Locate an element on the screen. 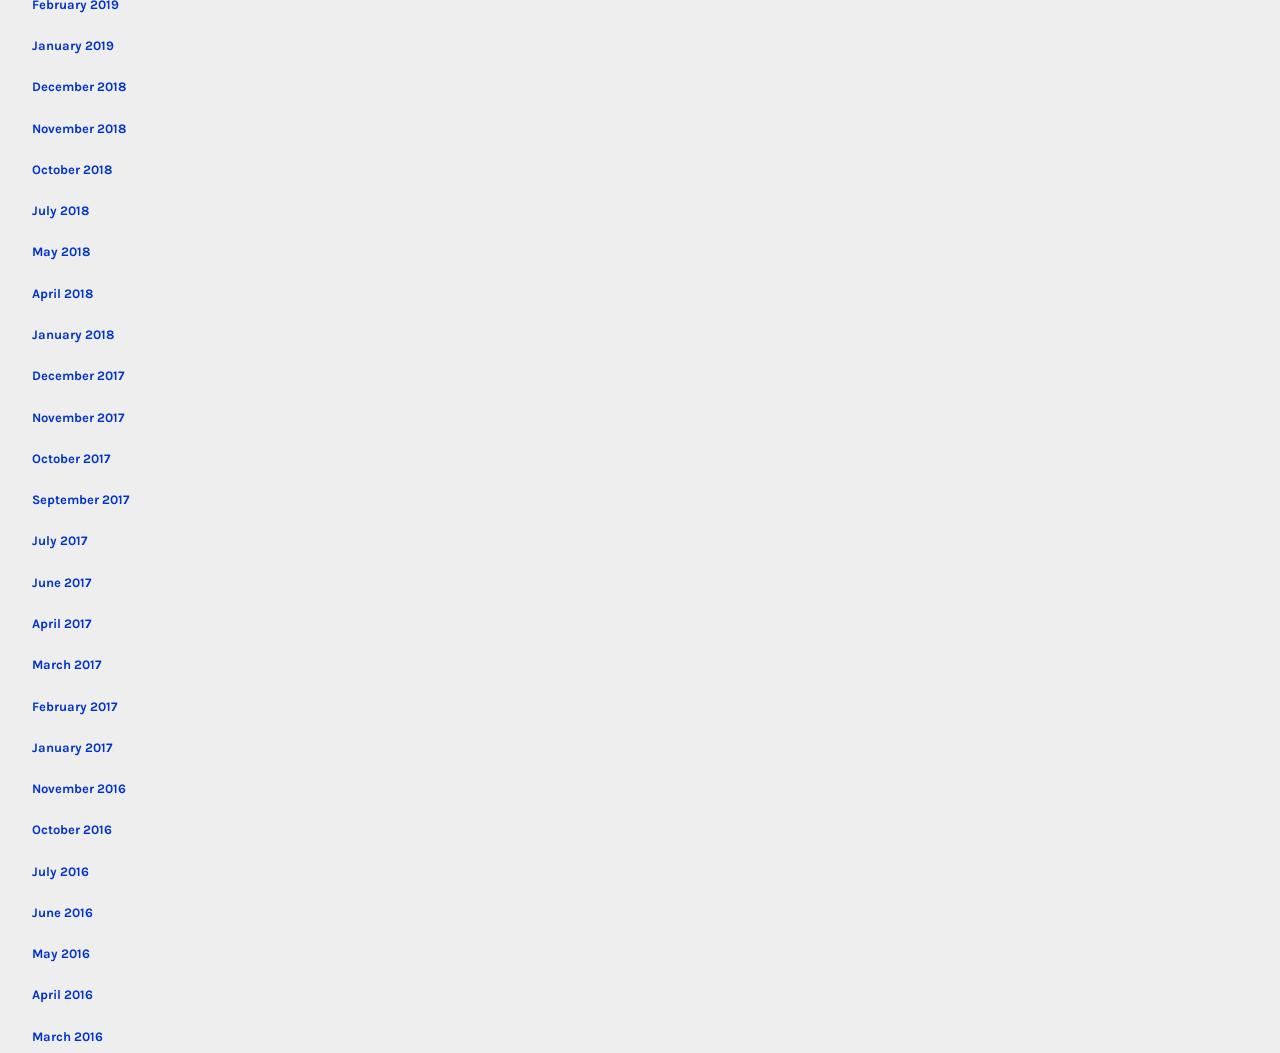  'May 2018' is located at coordinates (61, 250).